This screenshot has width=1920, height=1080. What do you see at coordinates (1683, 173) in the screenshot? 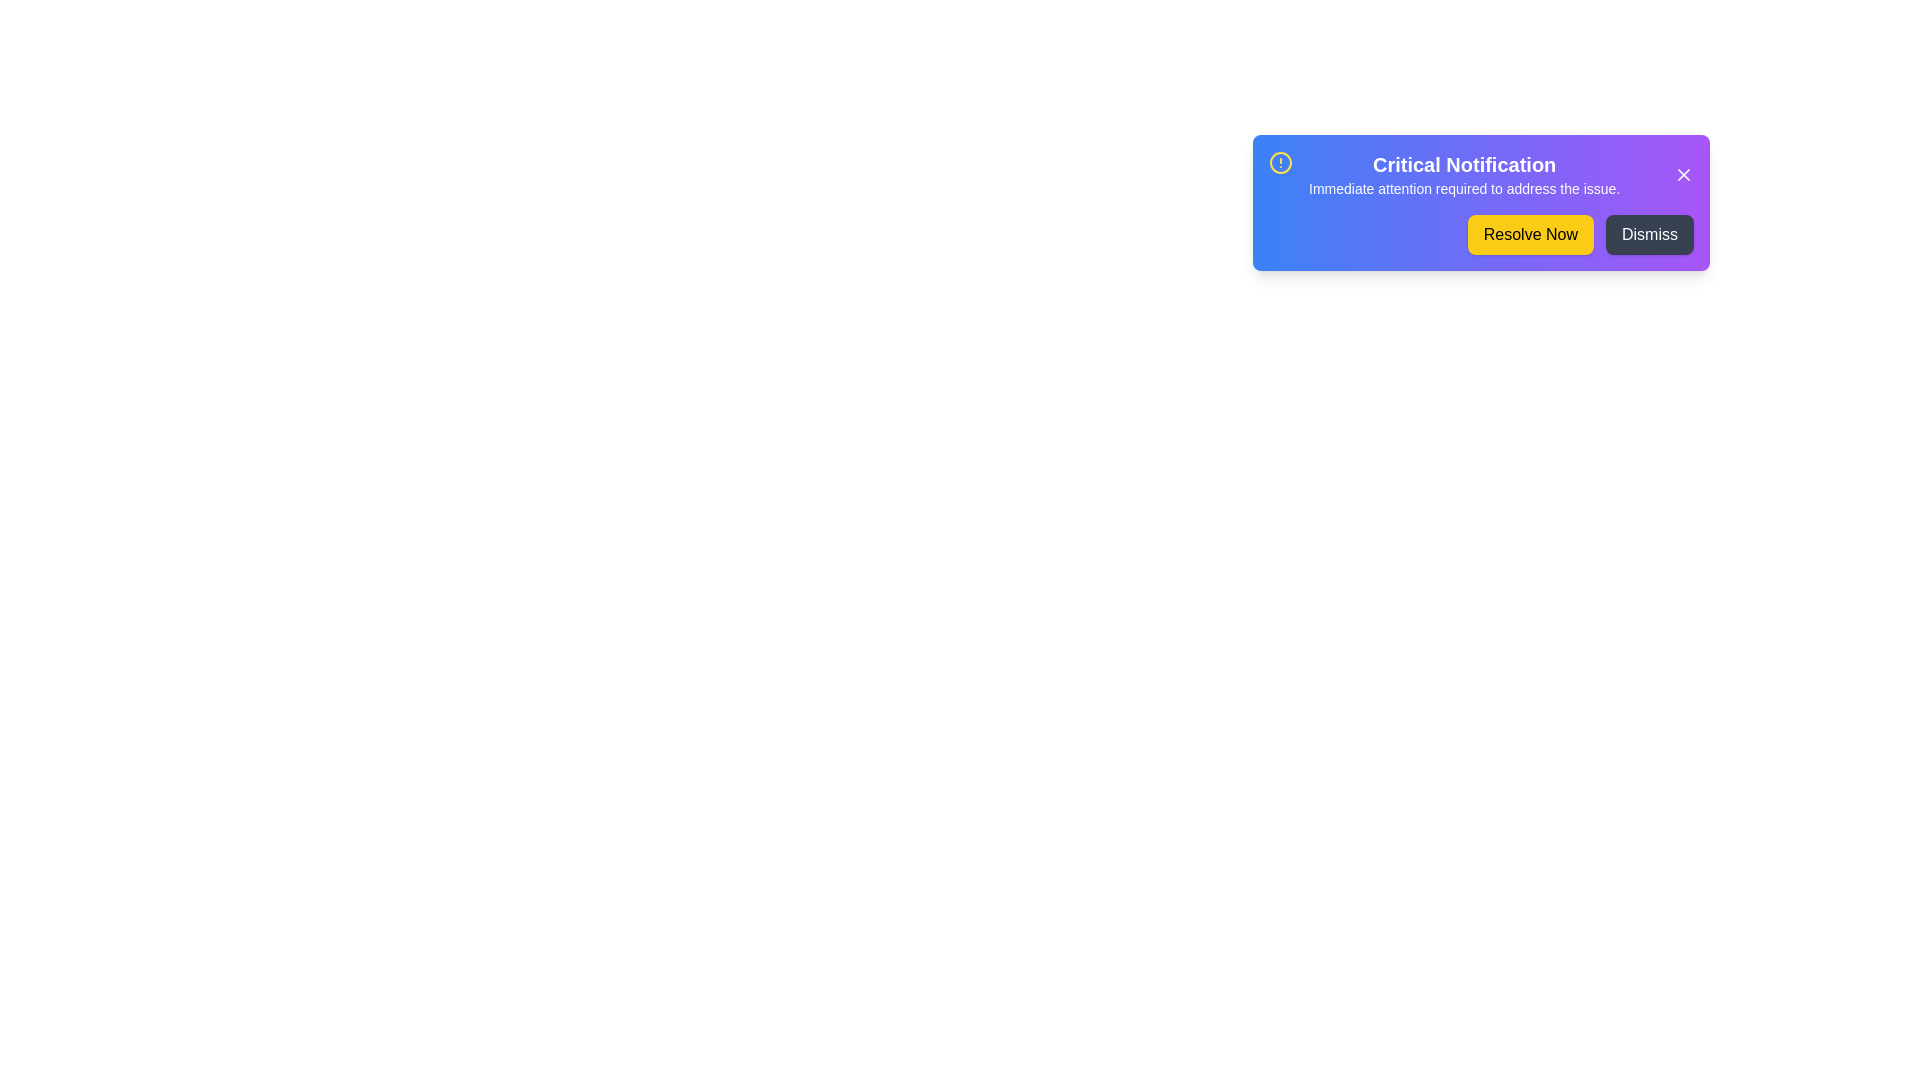
I see `the close button (icon button) in the notification at the top-right corner to change its color` at bounding box center [1683, 173].